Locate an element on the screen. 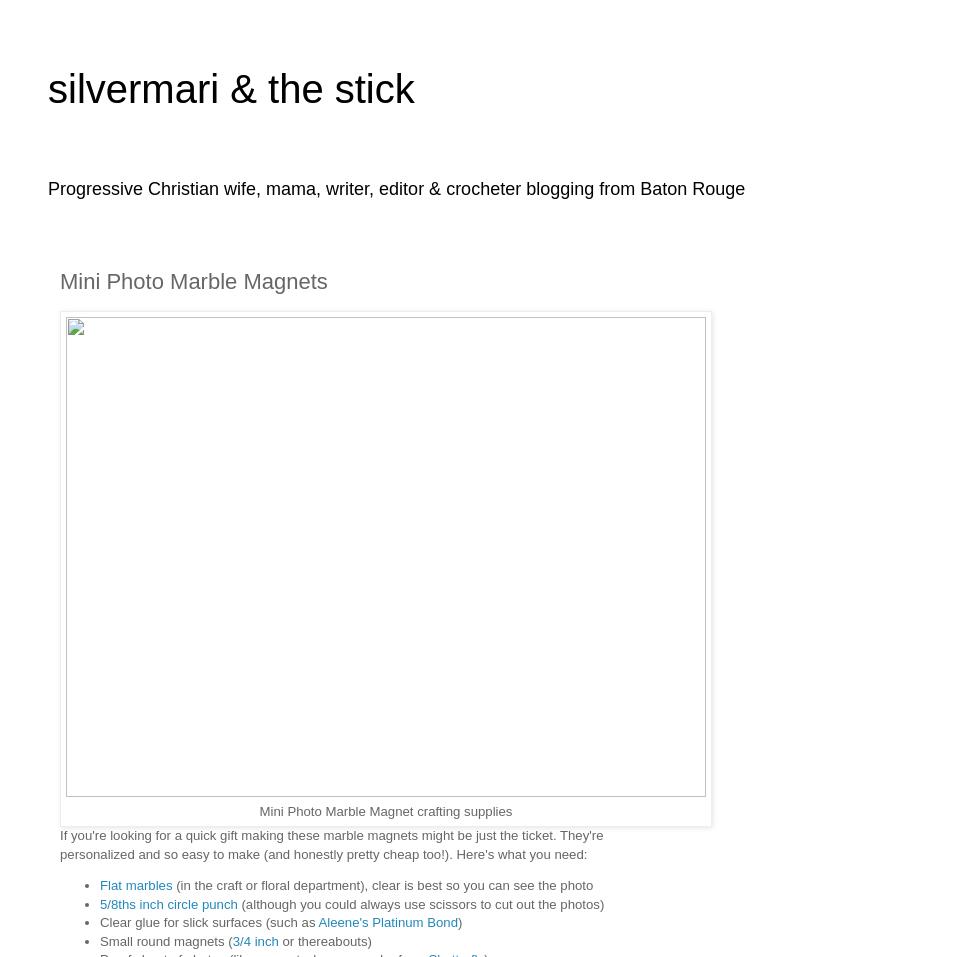  '(in the craft or floral department), clear is best so you can see the photo' is located at coordinates (381, 885).